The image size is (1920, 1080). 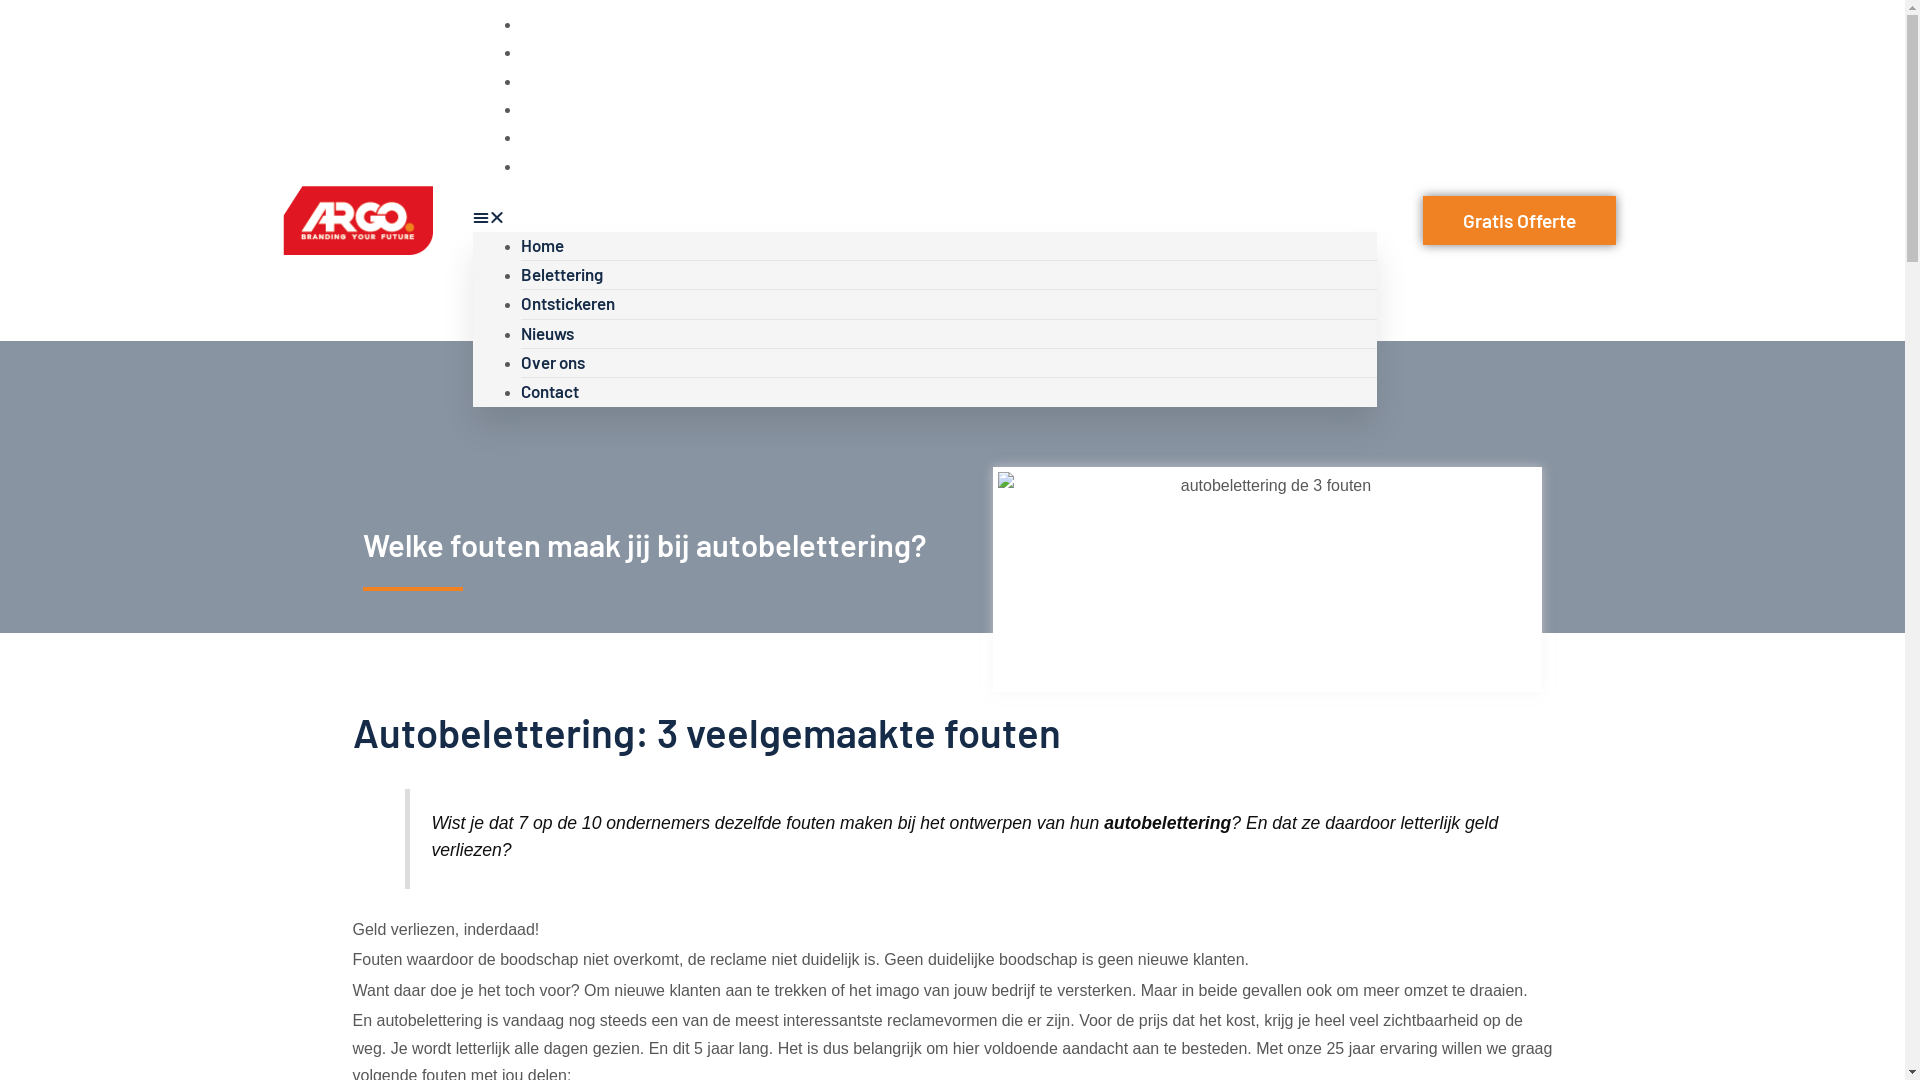 What do you see at coordinates (565, 303) in the screenshot?
I see `'Ontstickeren'` at bounding box center [565, 303].